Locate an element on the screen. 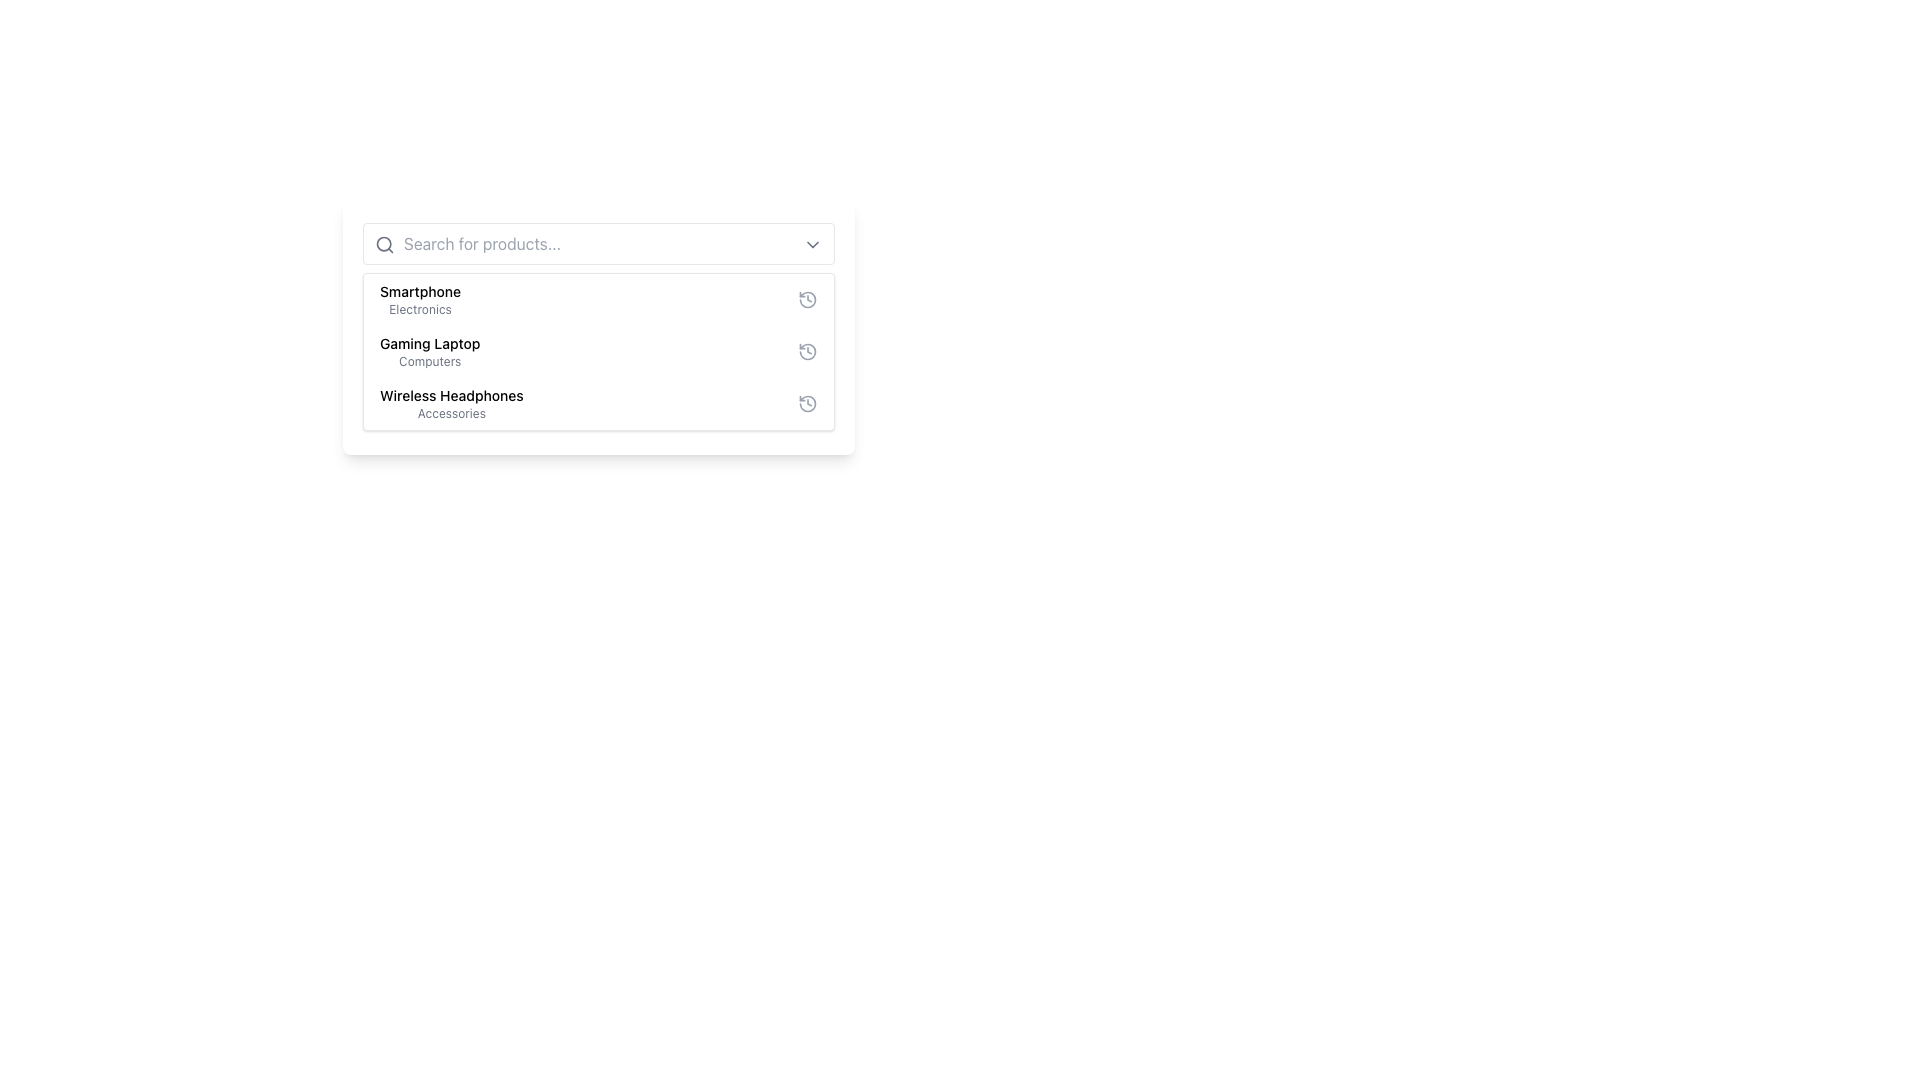 The image size is (1920, 1080). the text content of the first item in the dropdown menu under the search bar, which displays the product category 'Smartphone' is located at coordinates (419, 292).